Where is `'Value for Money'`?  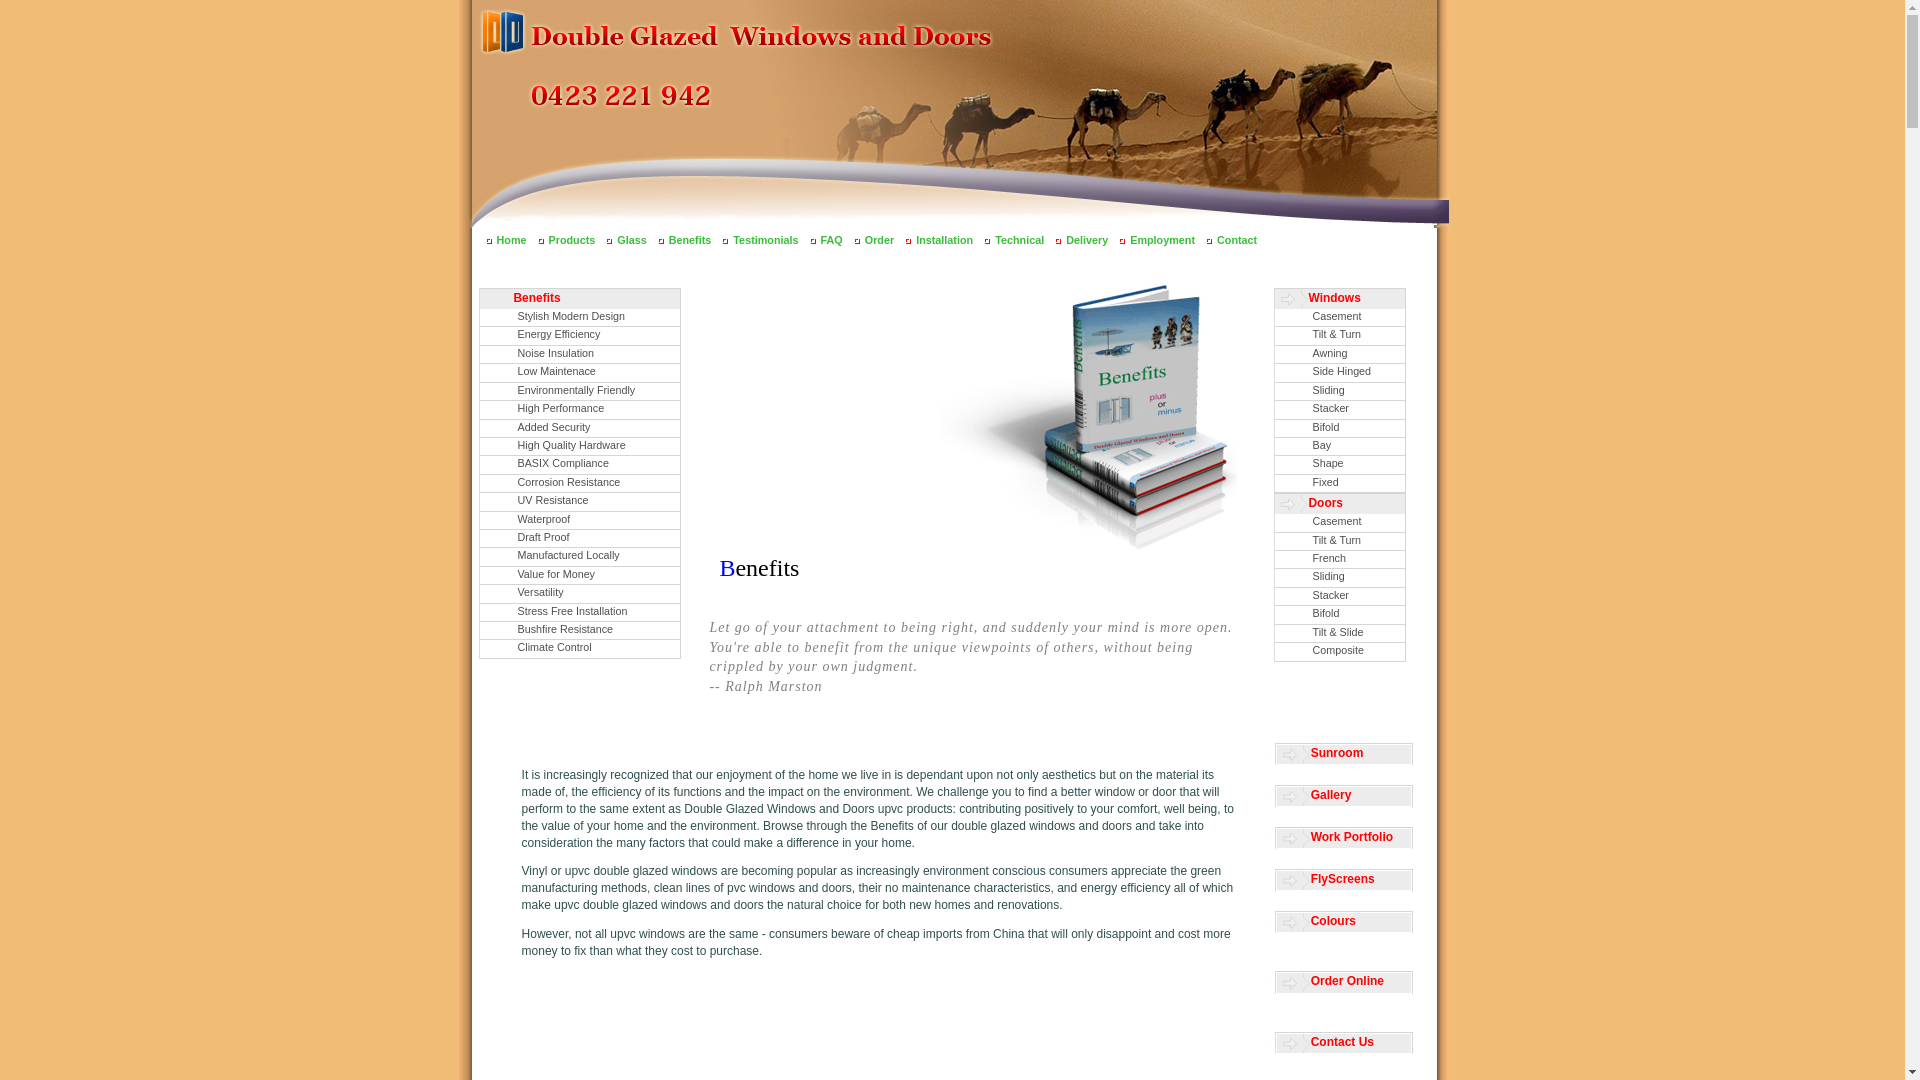
'Value for Money' is located at coordinates (579, 575).